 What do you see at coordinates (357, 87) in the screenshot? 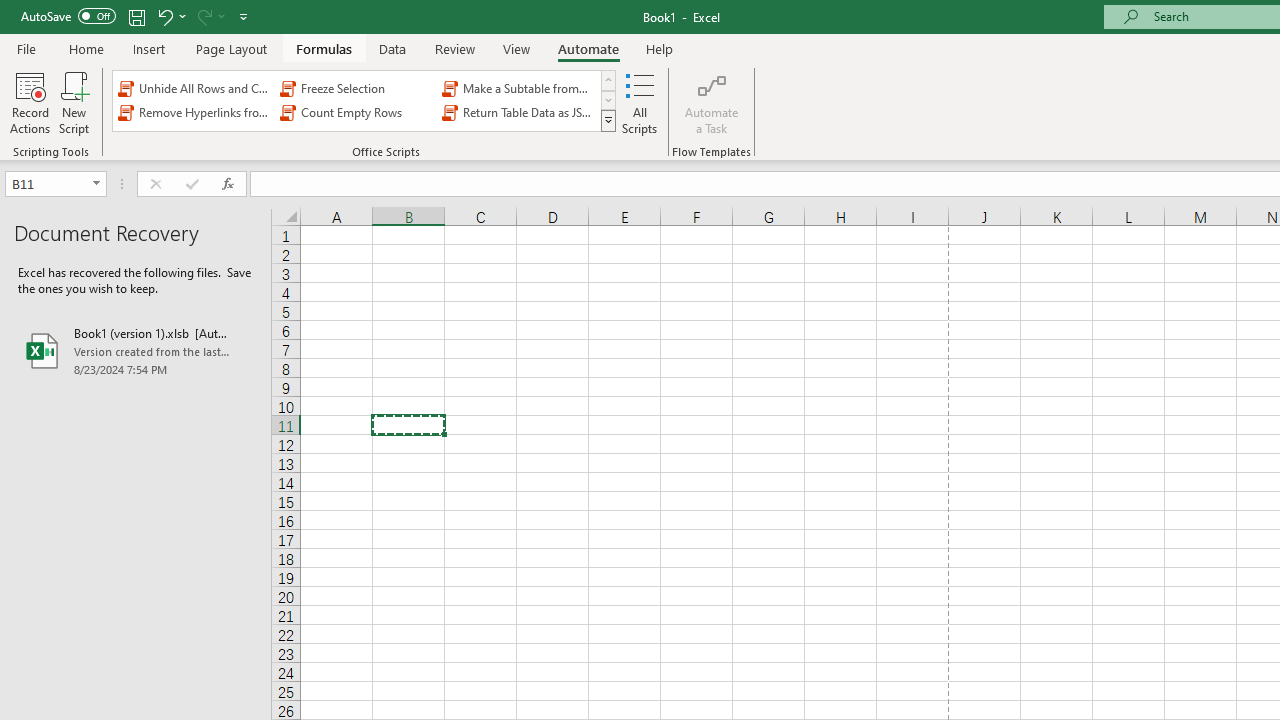
I see `'Freeze Selection'` at bounding box center [357, 87].